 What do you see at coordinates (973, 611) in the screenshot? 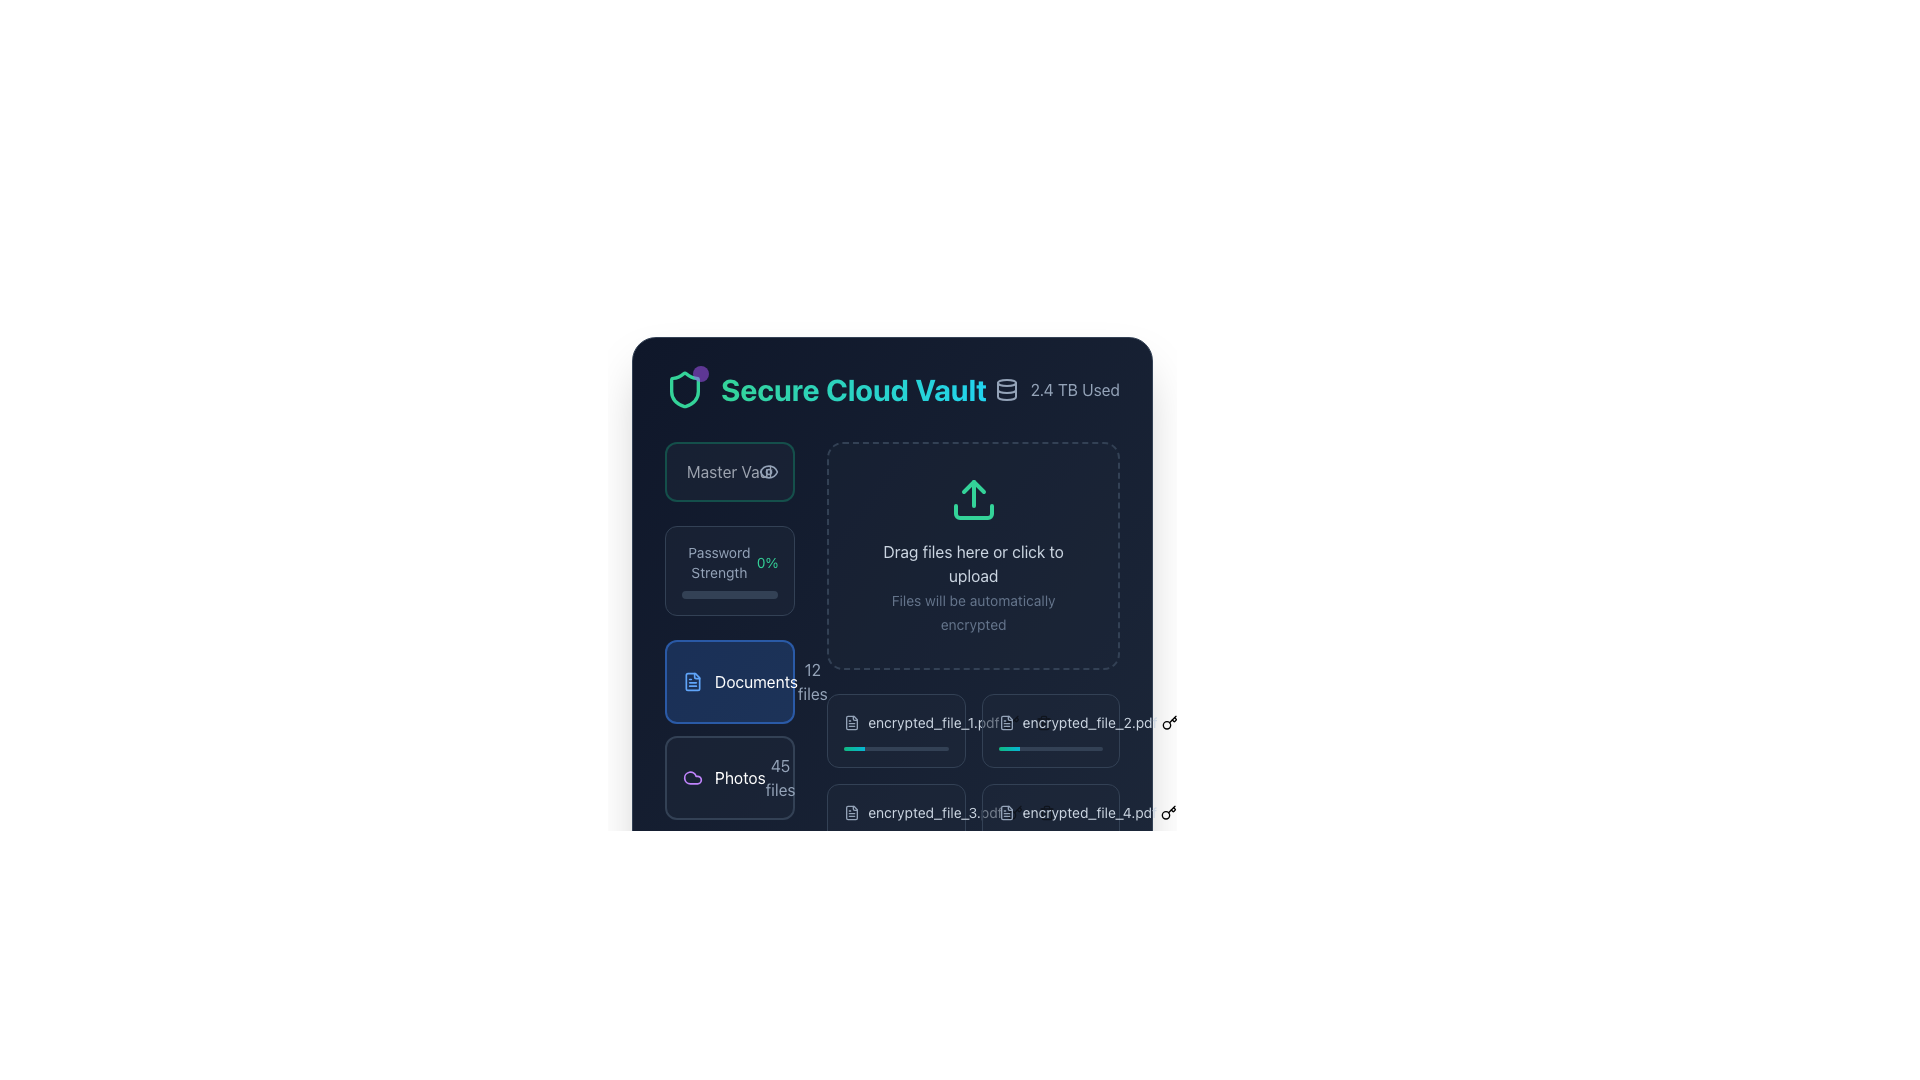
I see `the static text label that informs users about the automatic encryption of uploaded files, located below the 'Drag files here or click to upload' text element` at bounding box center [973, 611].